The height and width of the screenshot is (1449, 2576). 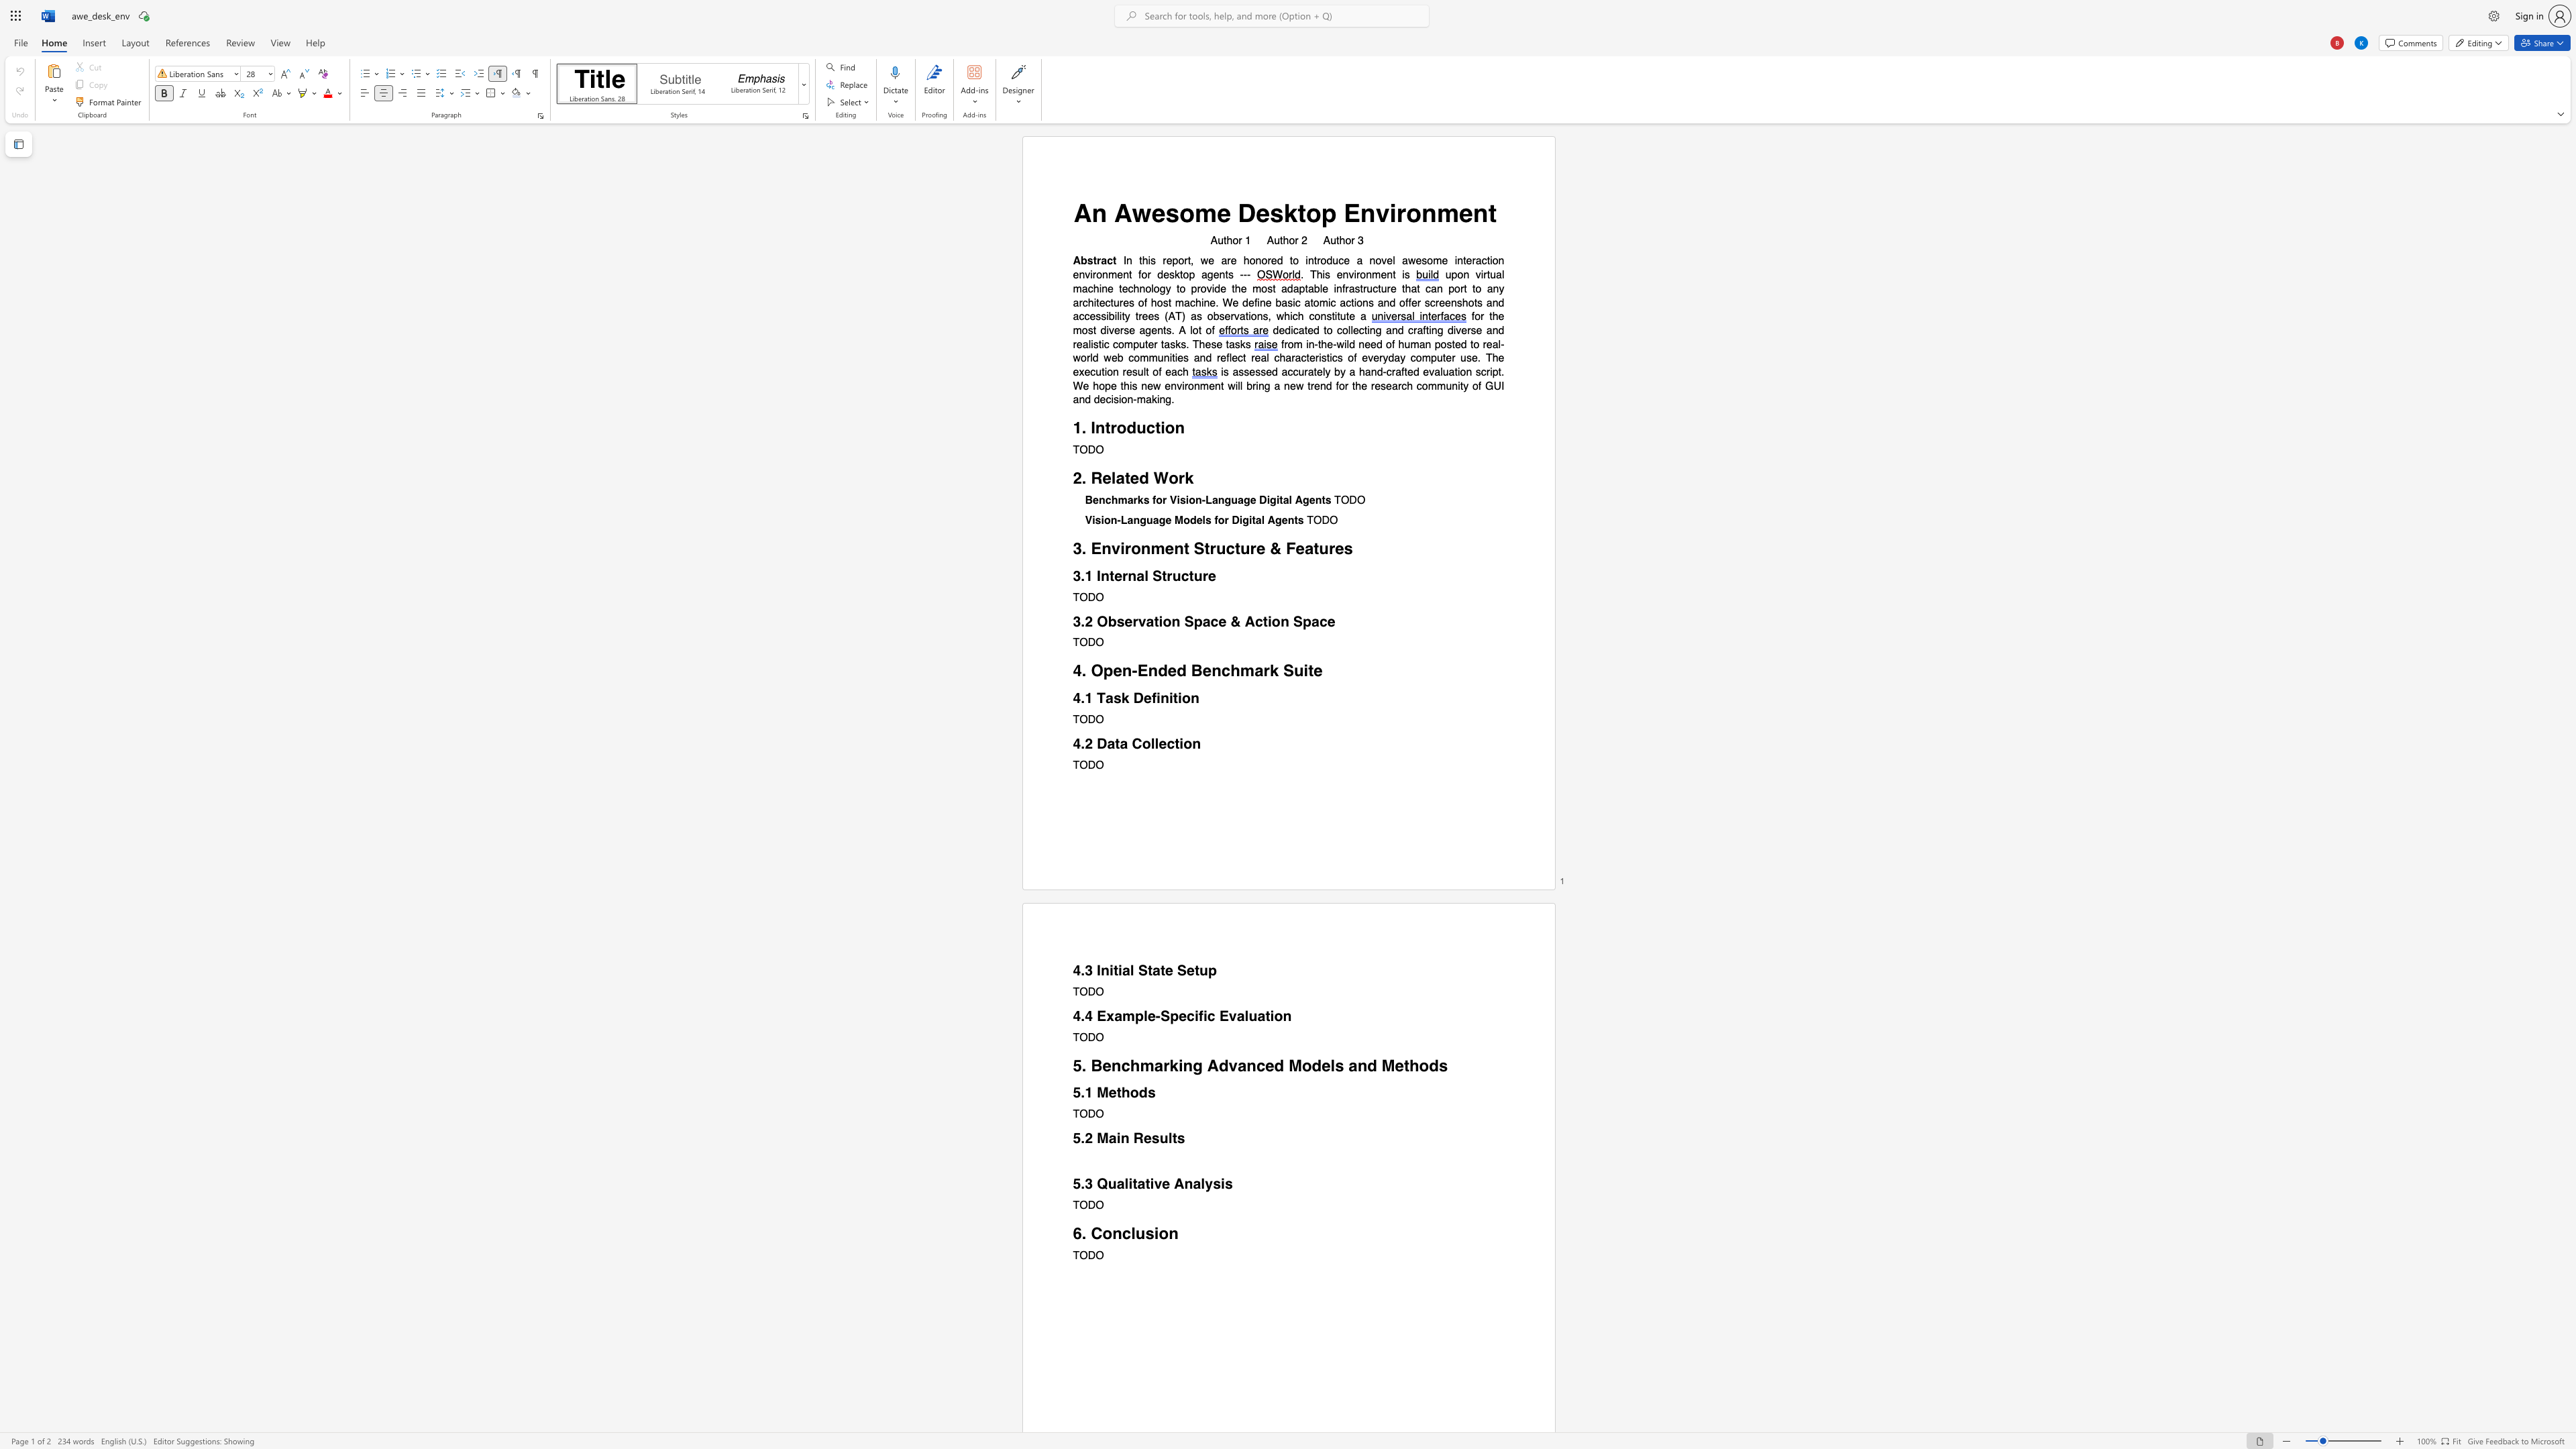 What do you see at coordinates (1388, 274) in the screenshot?
I see `the 3th character "n" in the text` at bounding box center [1388, 274].